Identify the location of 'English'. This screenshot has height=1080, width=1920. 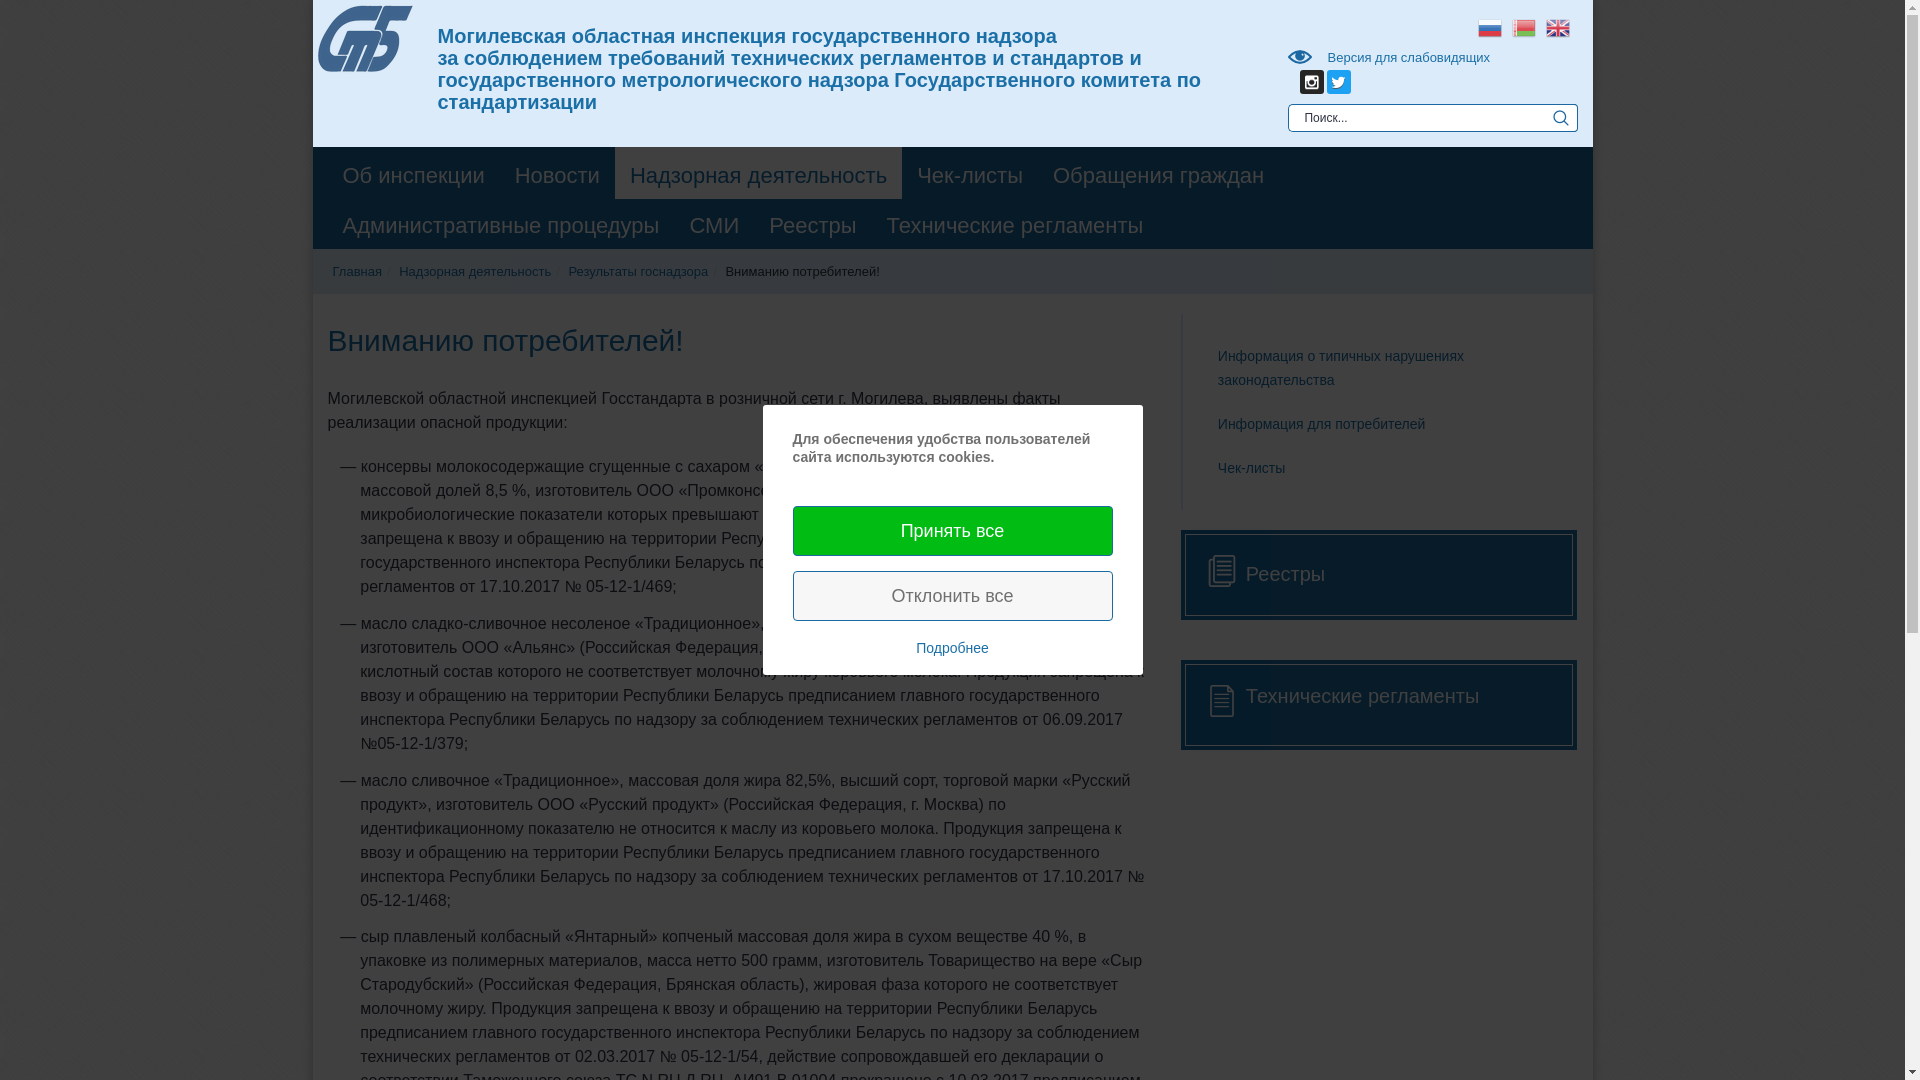
(1539, 26).